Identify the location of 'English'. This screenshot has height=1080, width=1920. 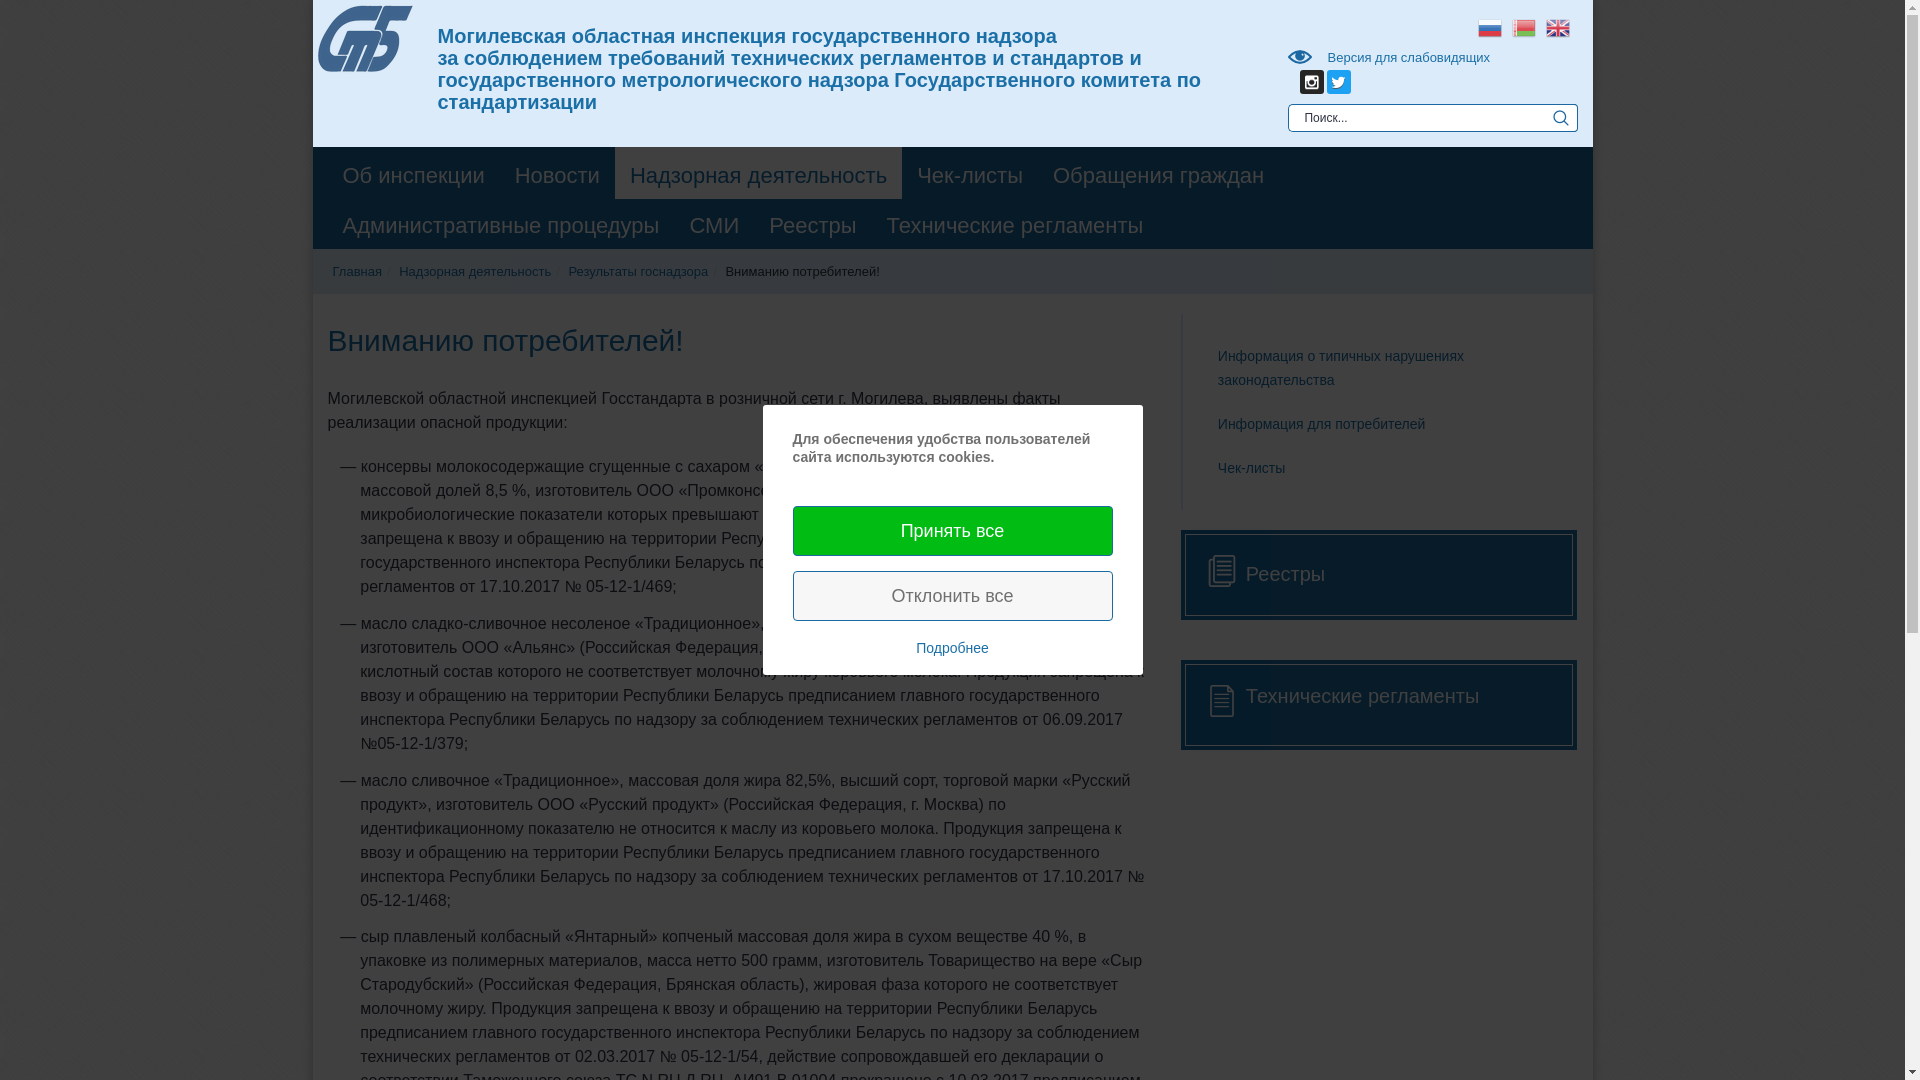
(1539, 26).